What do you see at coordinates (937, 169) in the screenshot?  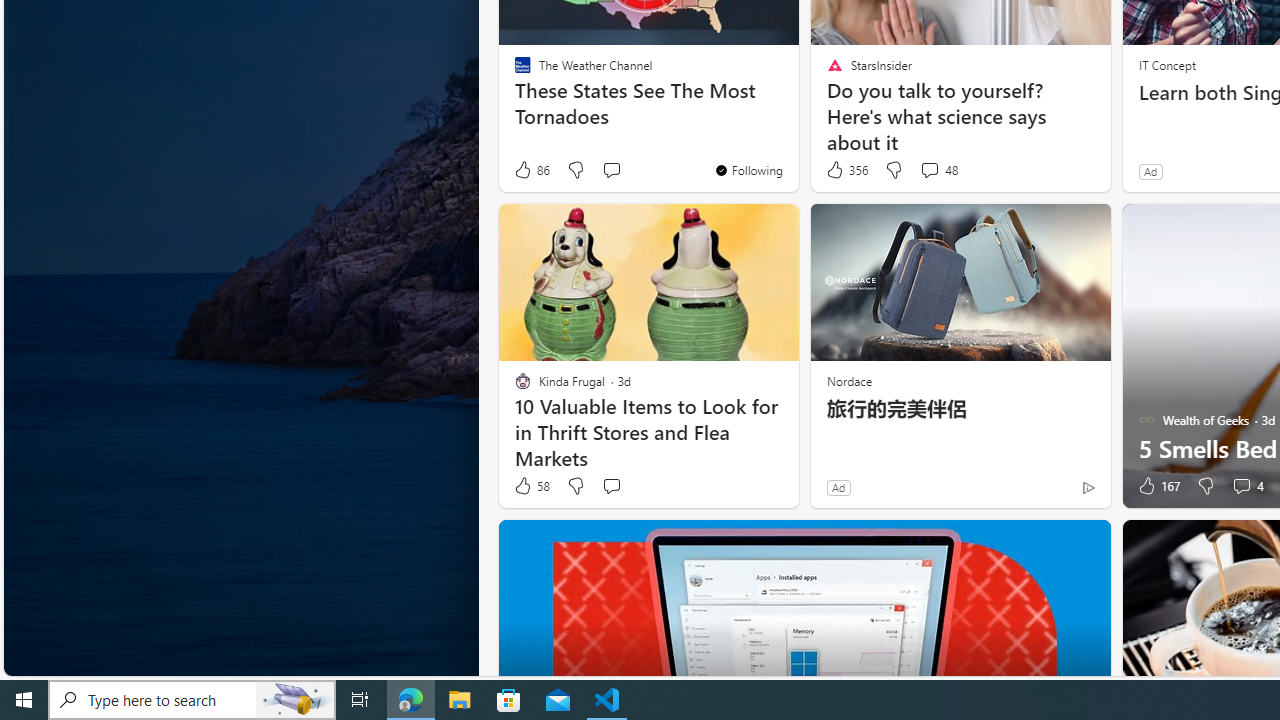 I see `'View comments 48 Comment'` at bounding box center [937, 169].